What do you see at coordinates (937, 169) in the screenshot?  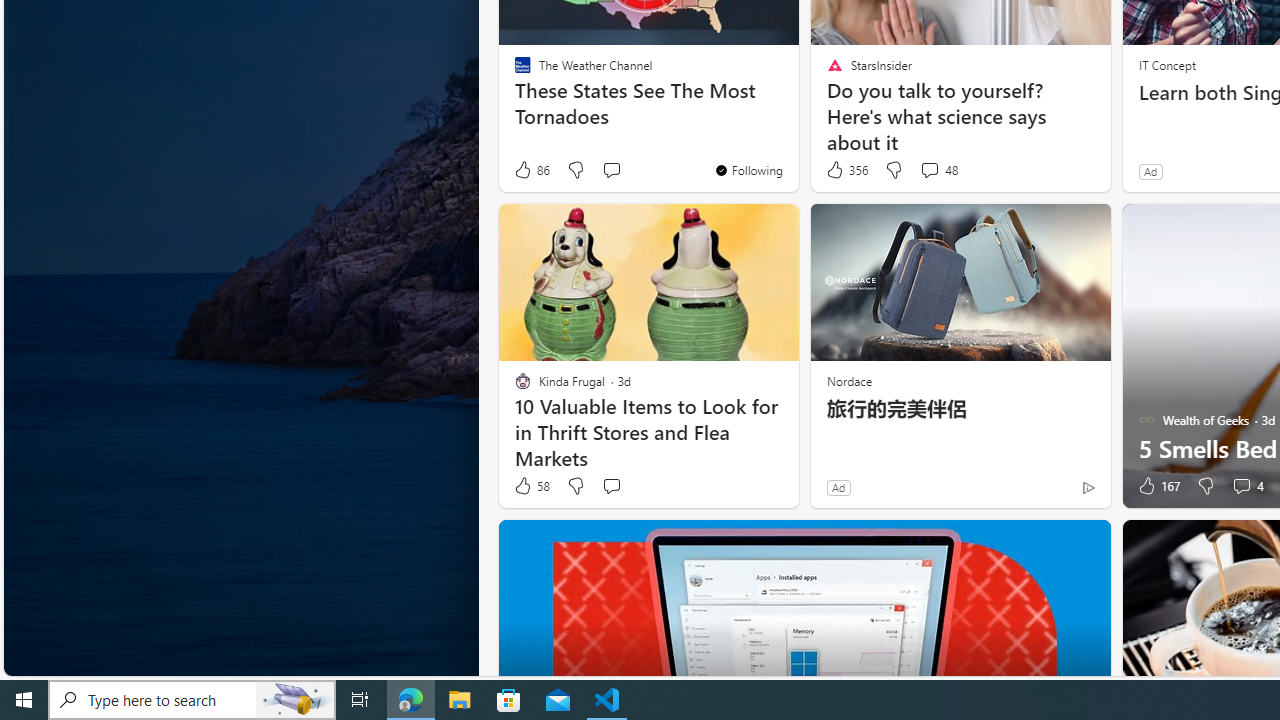 I see `'View comments 48 Comment'` at bounding box center [937, 169].